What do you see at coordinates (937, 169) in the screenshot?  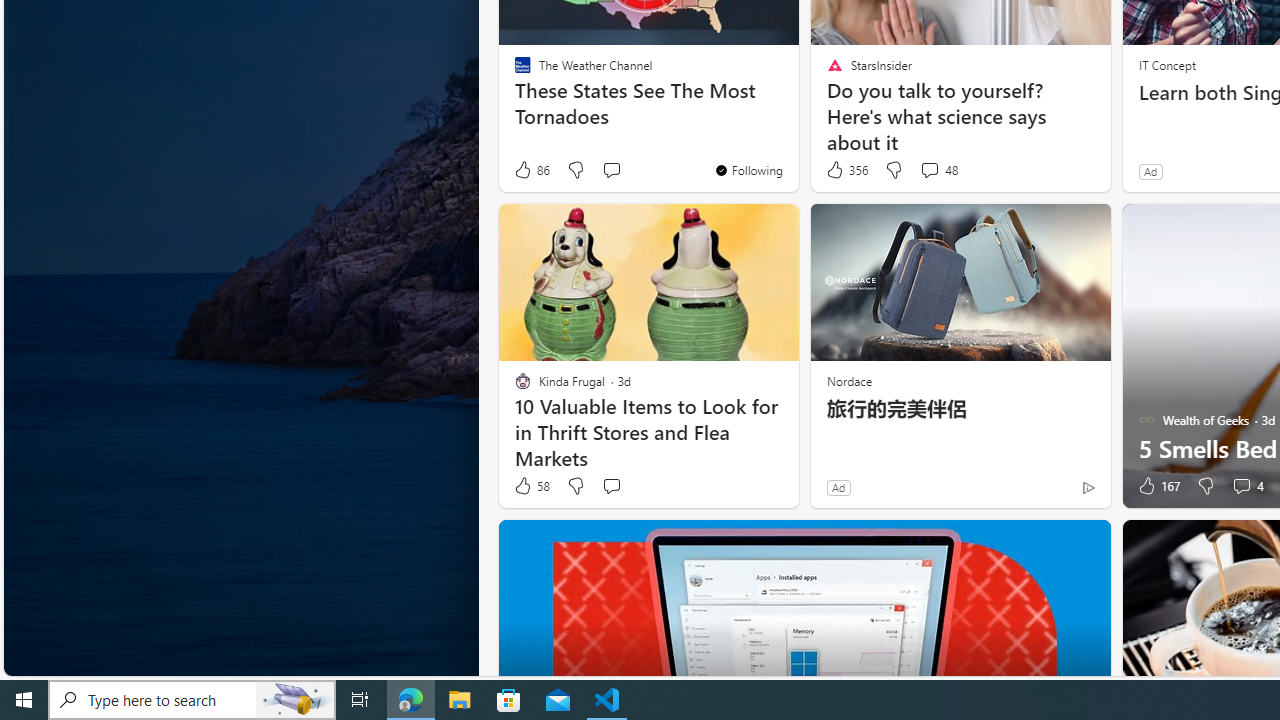 I see `'View comments 48 Comment'` at bounding box center [937, 169].